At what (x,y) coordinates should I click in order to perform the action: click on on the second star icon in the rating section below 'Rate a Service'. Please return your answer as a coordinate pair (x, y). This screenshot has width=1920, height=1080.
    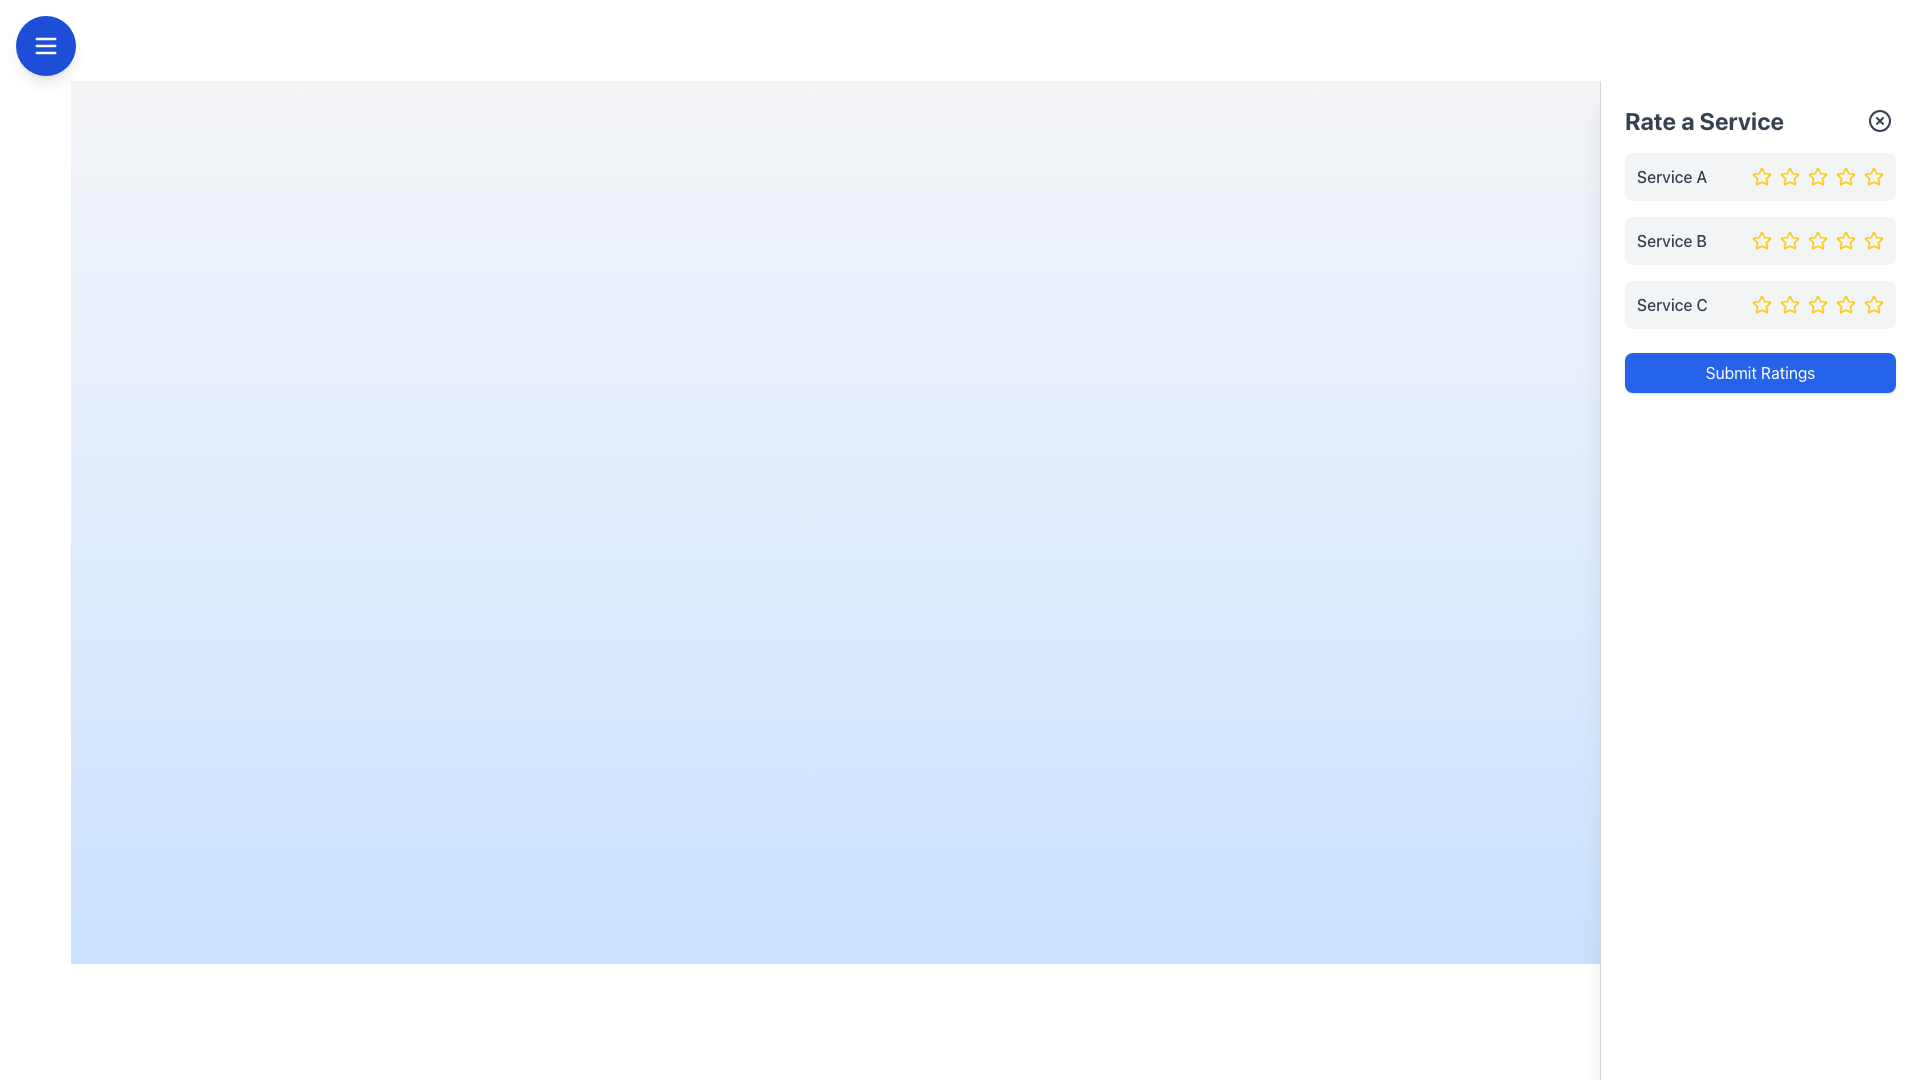
    Looking at the image, I should click on (1818, 176).